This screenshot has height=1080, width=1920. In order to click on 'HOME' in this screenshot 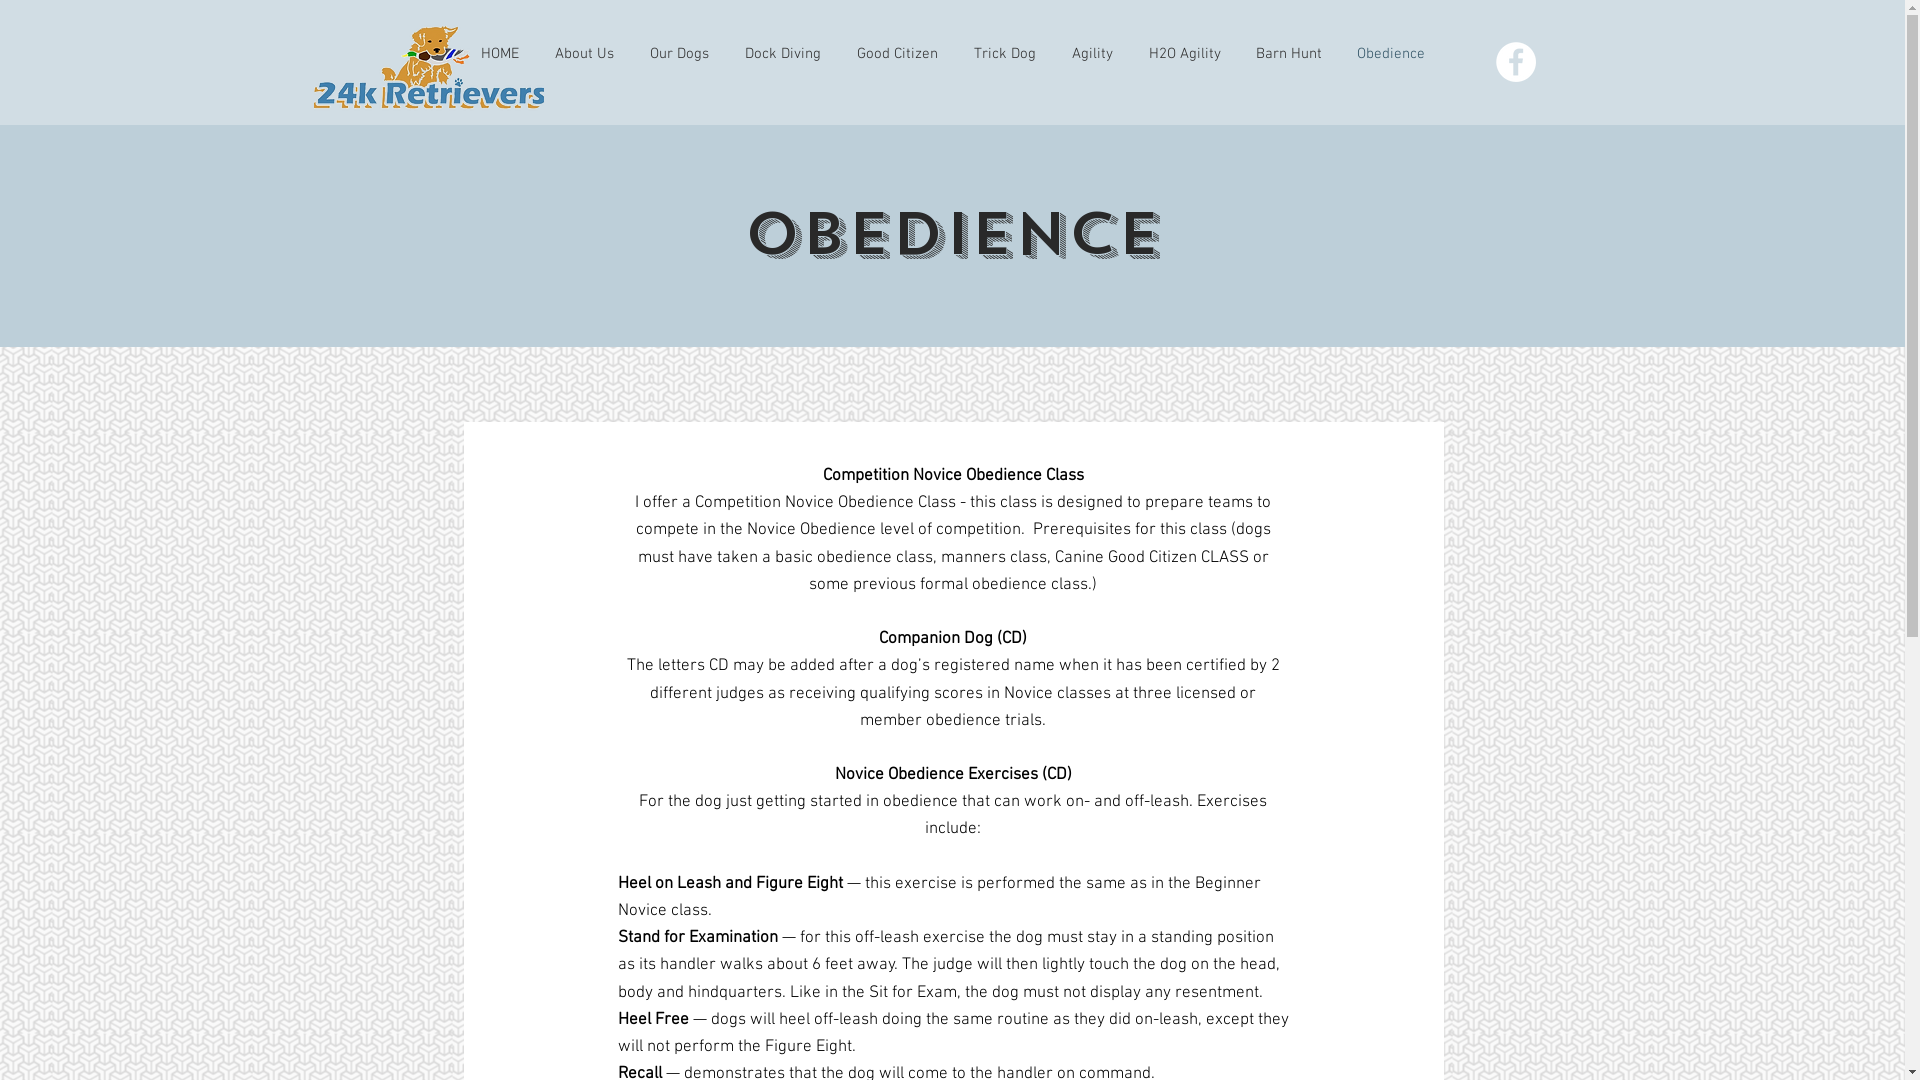, I will do `click(499, 53)`.